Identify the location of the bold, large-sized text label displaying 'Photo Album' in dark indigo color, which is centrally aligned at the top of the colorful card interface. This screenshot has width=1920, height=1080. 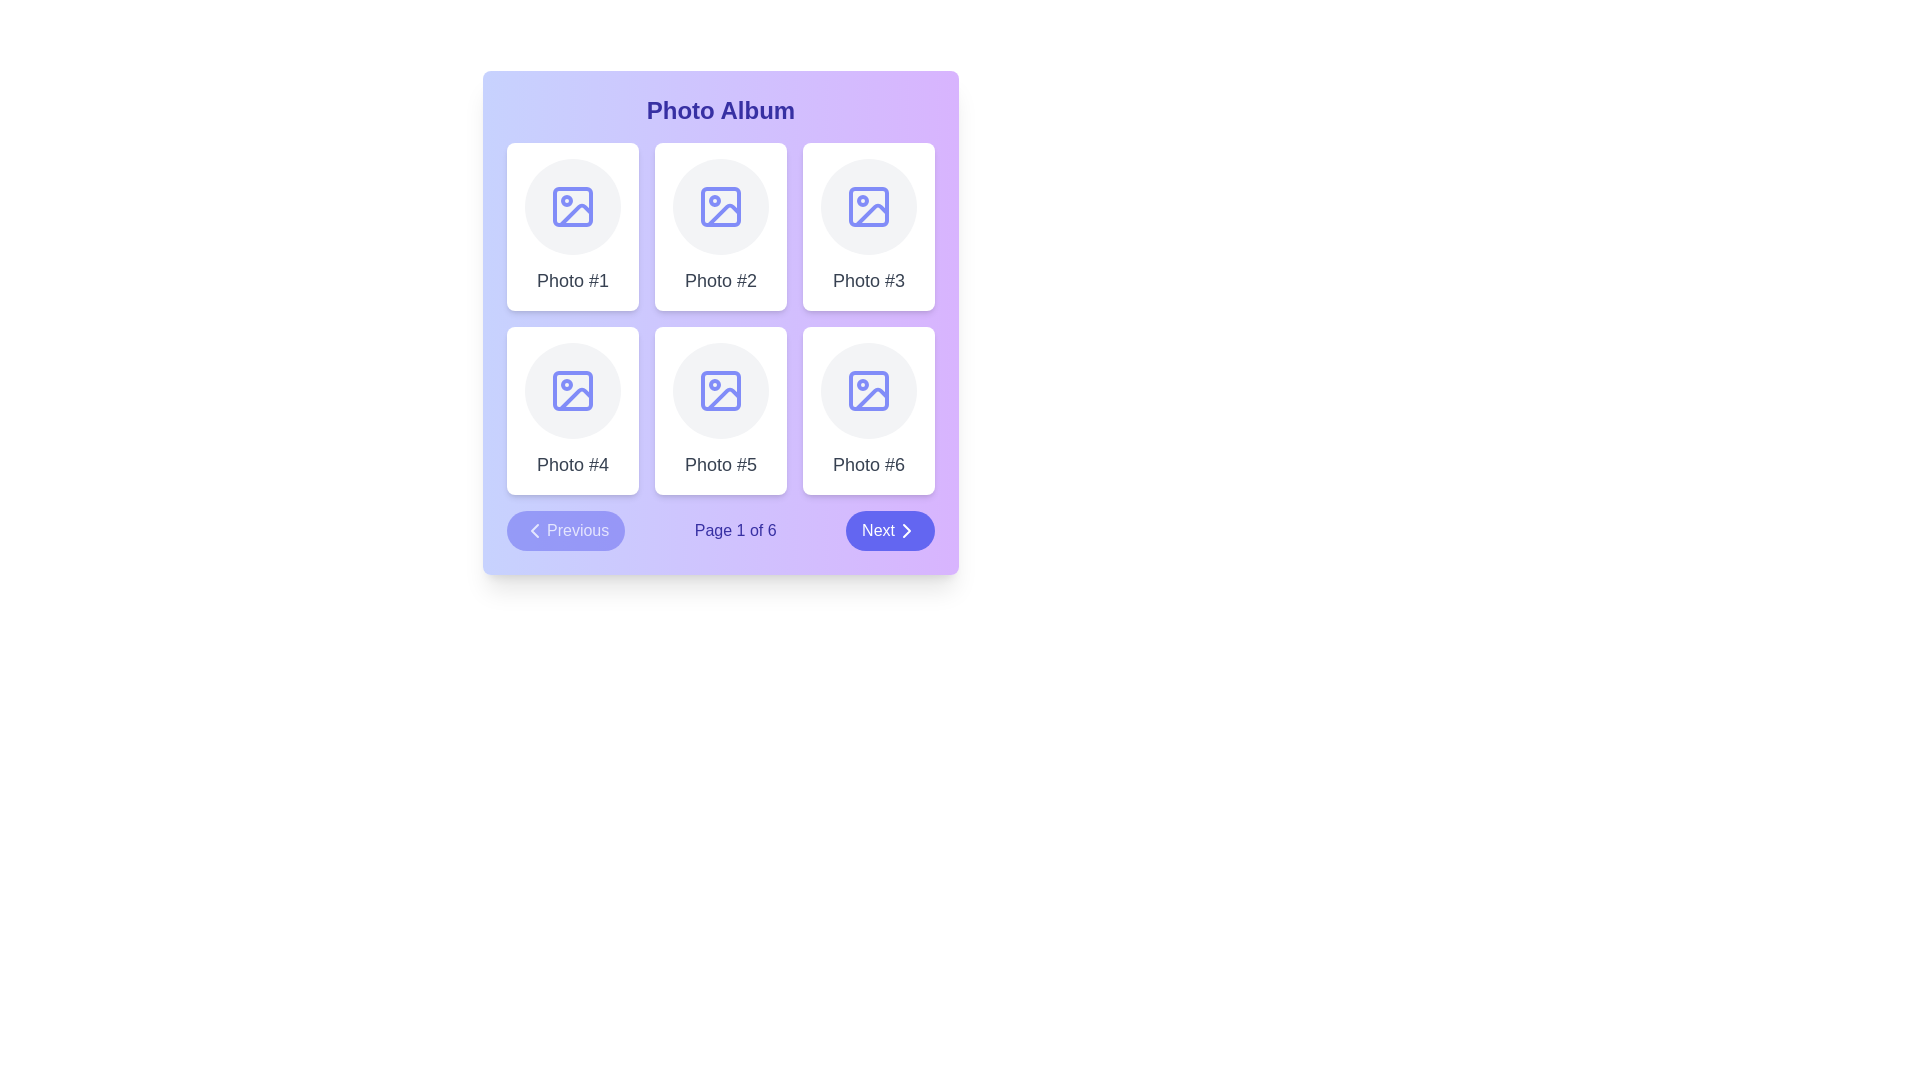
(720, 111).